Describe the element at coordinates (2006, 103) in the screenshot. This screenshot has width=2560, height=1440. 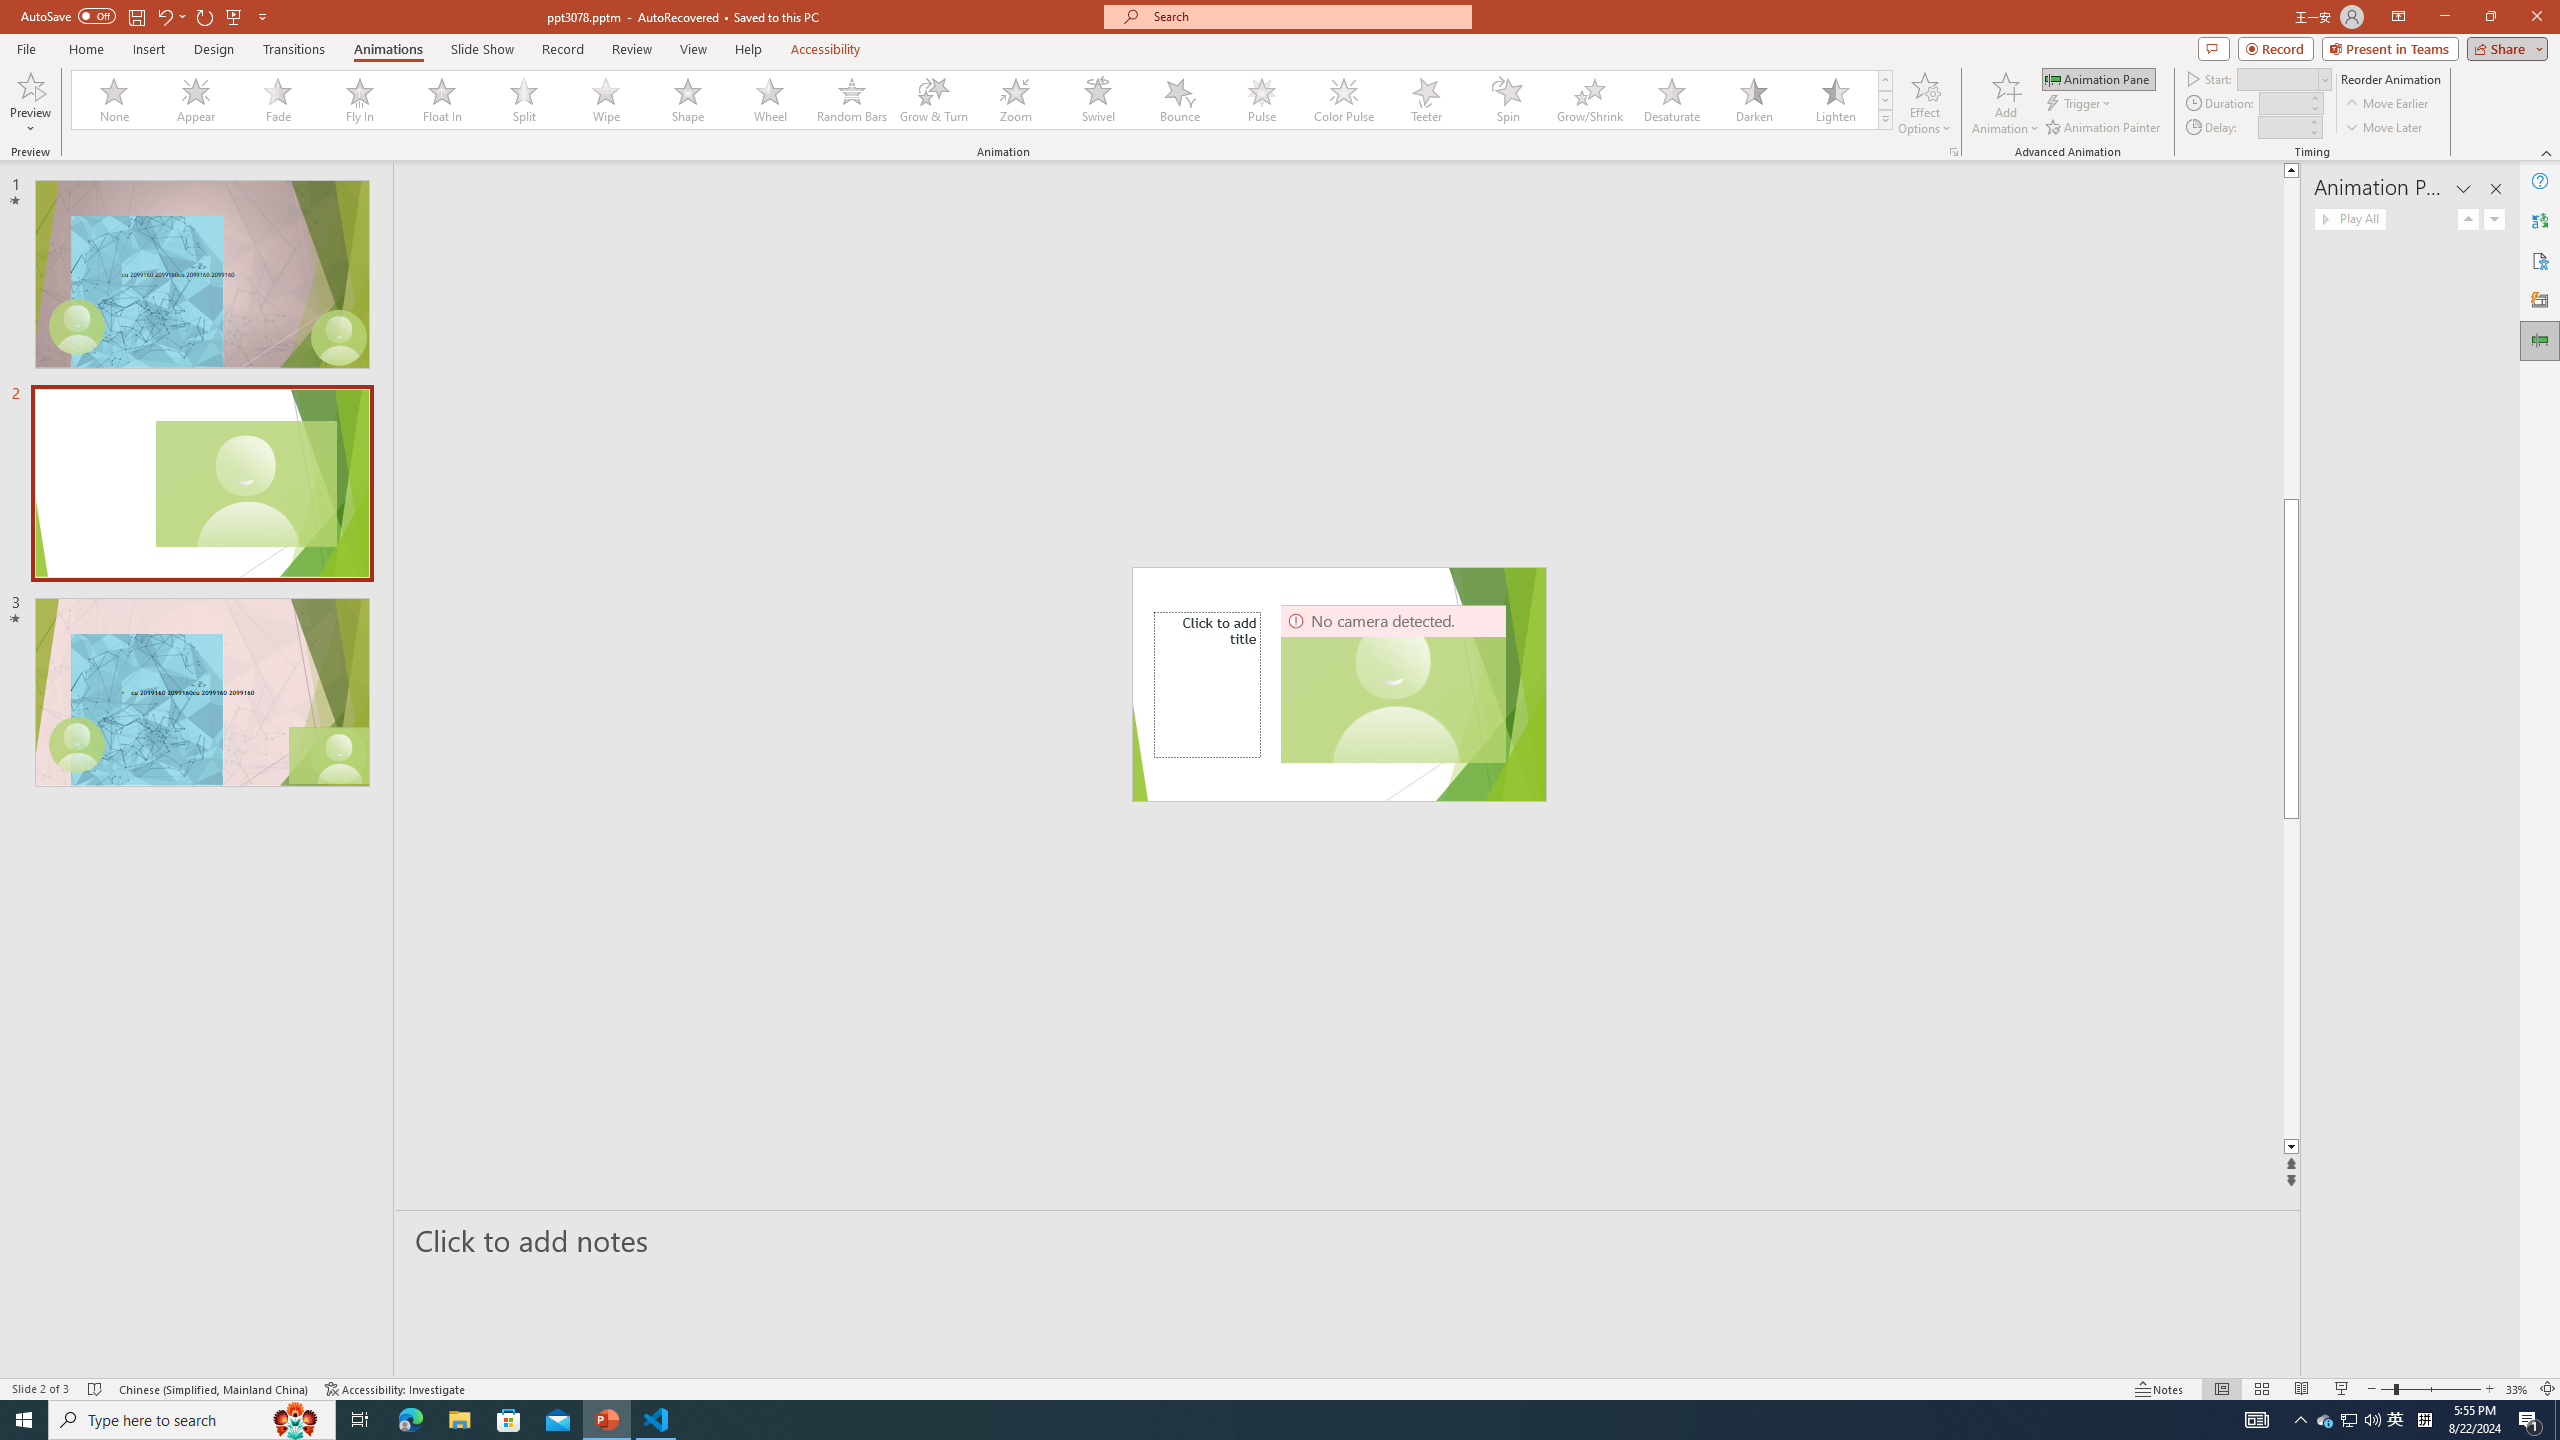
I see `'Add Animation'` at that location.